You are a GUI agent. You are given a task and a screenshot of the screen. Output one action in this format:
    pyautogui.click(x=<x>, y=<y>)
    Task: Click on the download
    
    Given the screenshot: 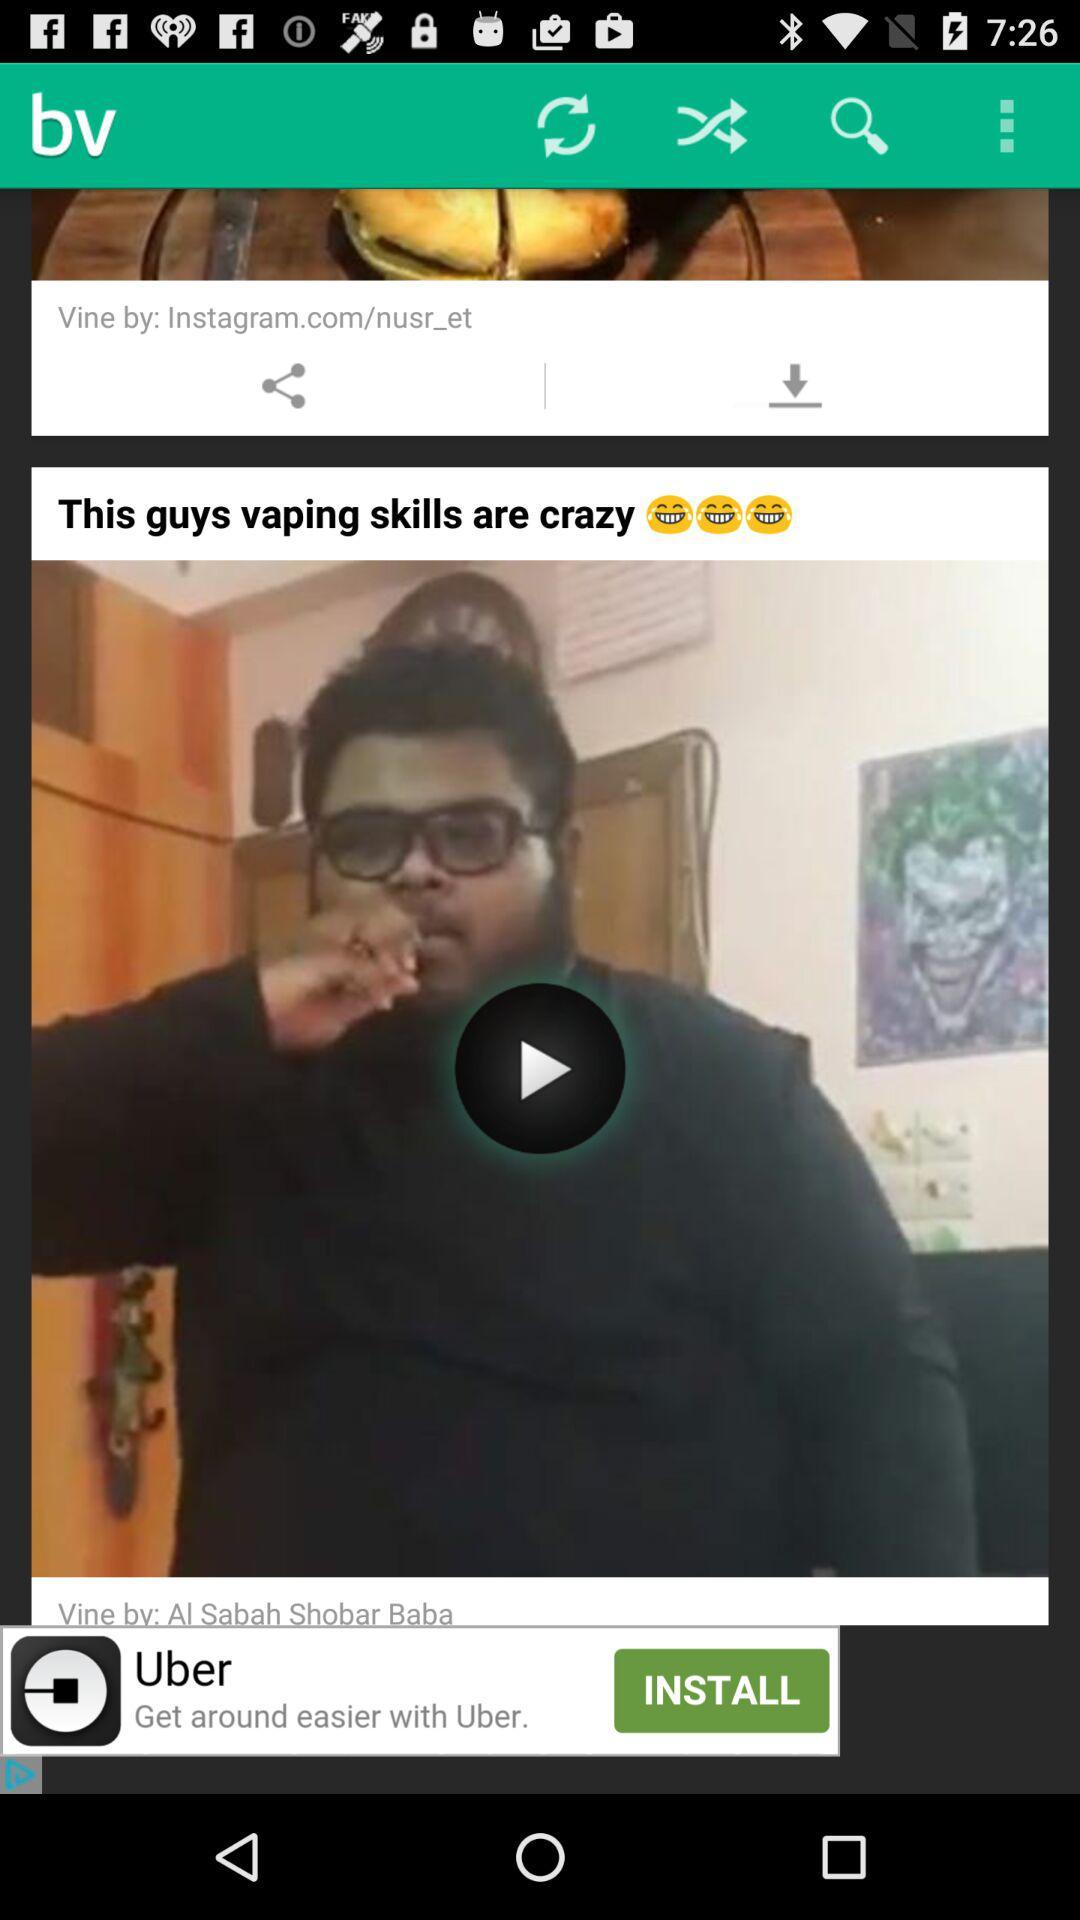 What is the action you would take?
    pyautogui.click(x=793, y=385)
    